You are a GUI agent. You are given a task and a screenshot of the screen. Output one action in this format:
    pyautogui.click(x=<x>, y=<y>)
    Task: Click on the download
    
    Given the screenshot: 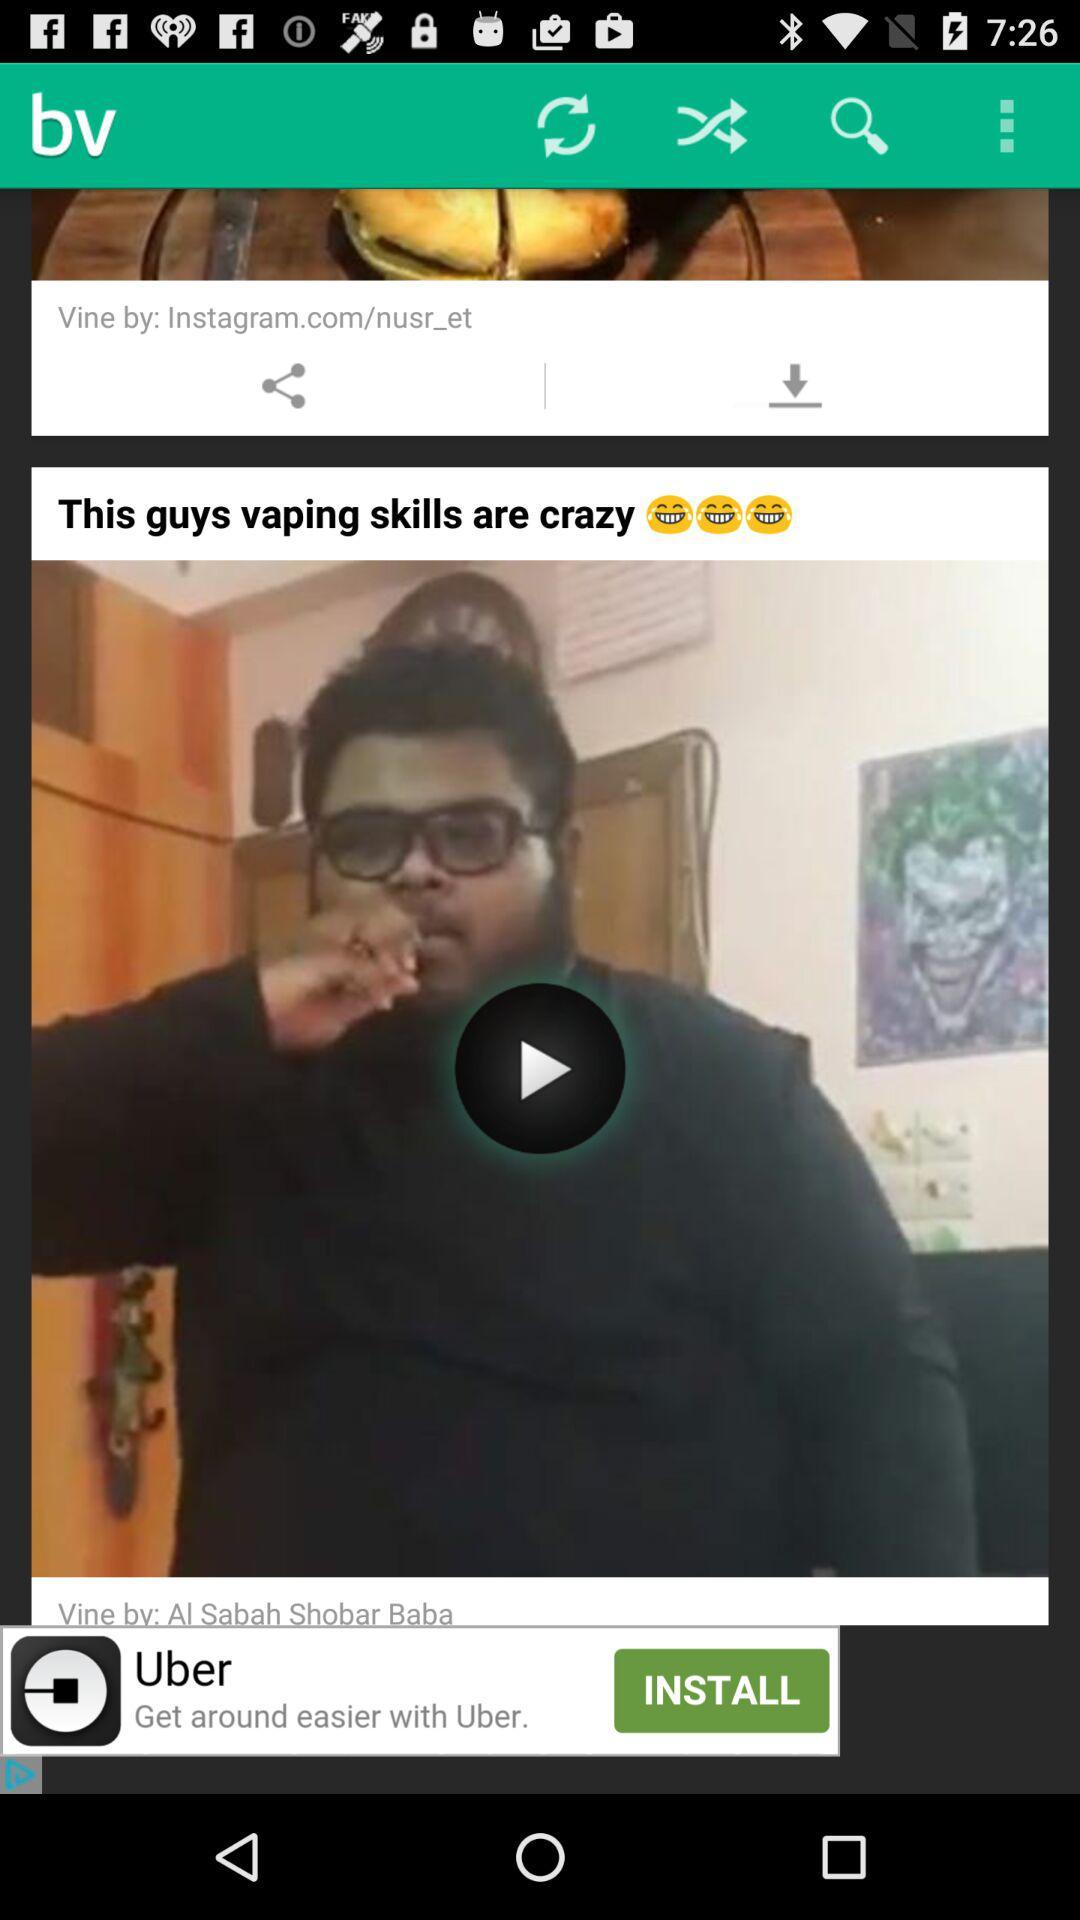 What is the action you would take?
    pyautogui.click(x=793, y=385)
    